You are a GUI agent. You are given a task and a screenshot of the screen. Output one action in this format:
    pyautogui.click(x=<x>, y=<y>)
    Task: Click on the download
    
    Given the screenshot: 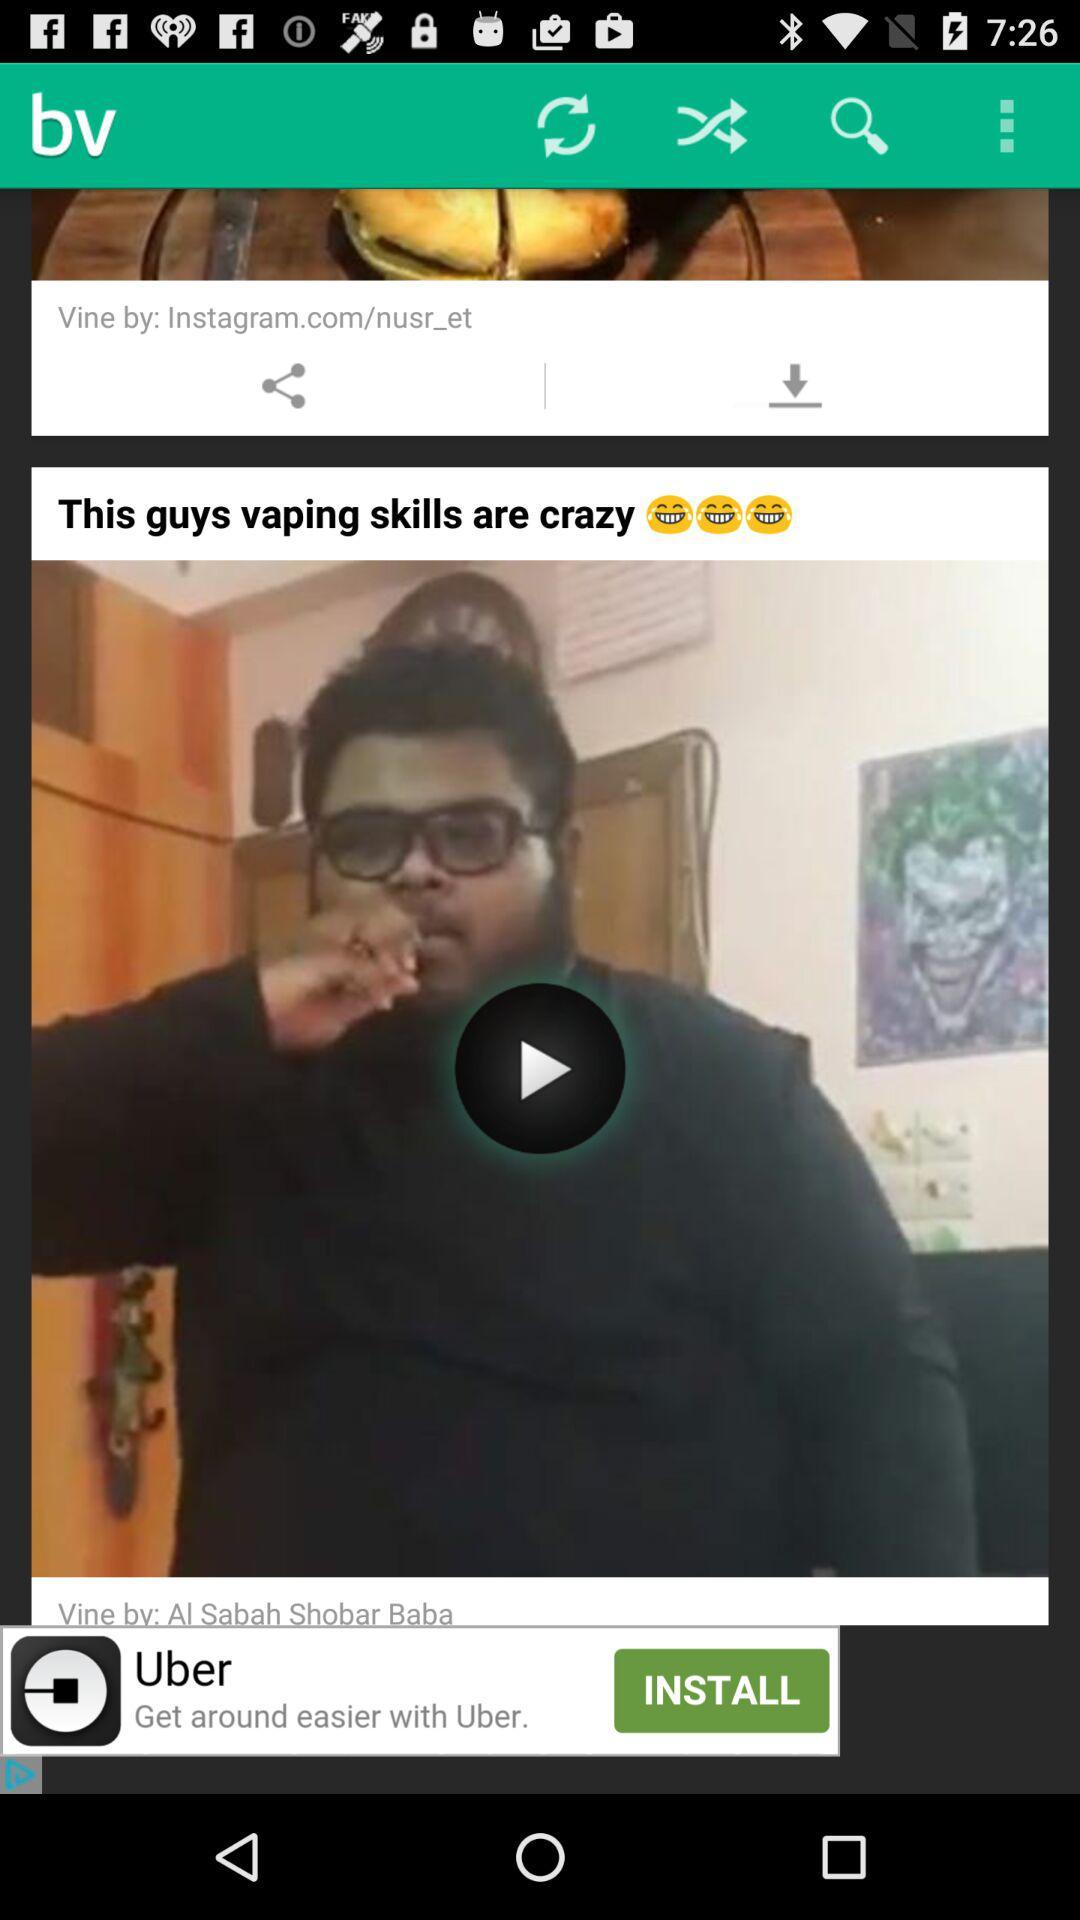 What is the action you would take?
    pyautogui.click(x=793, y=385)
    